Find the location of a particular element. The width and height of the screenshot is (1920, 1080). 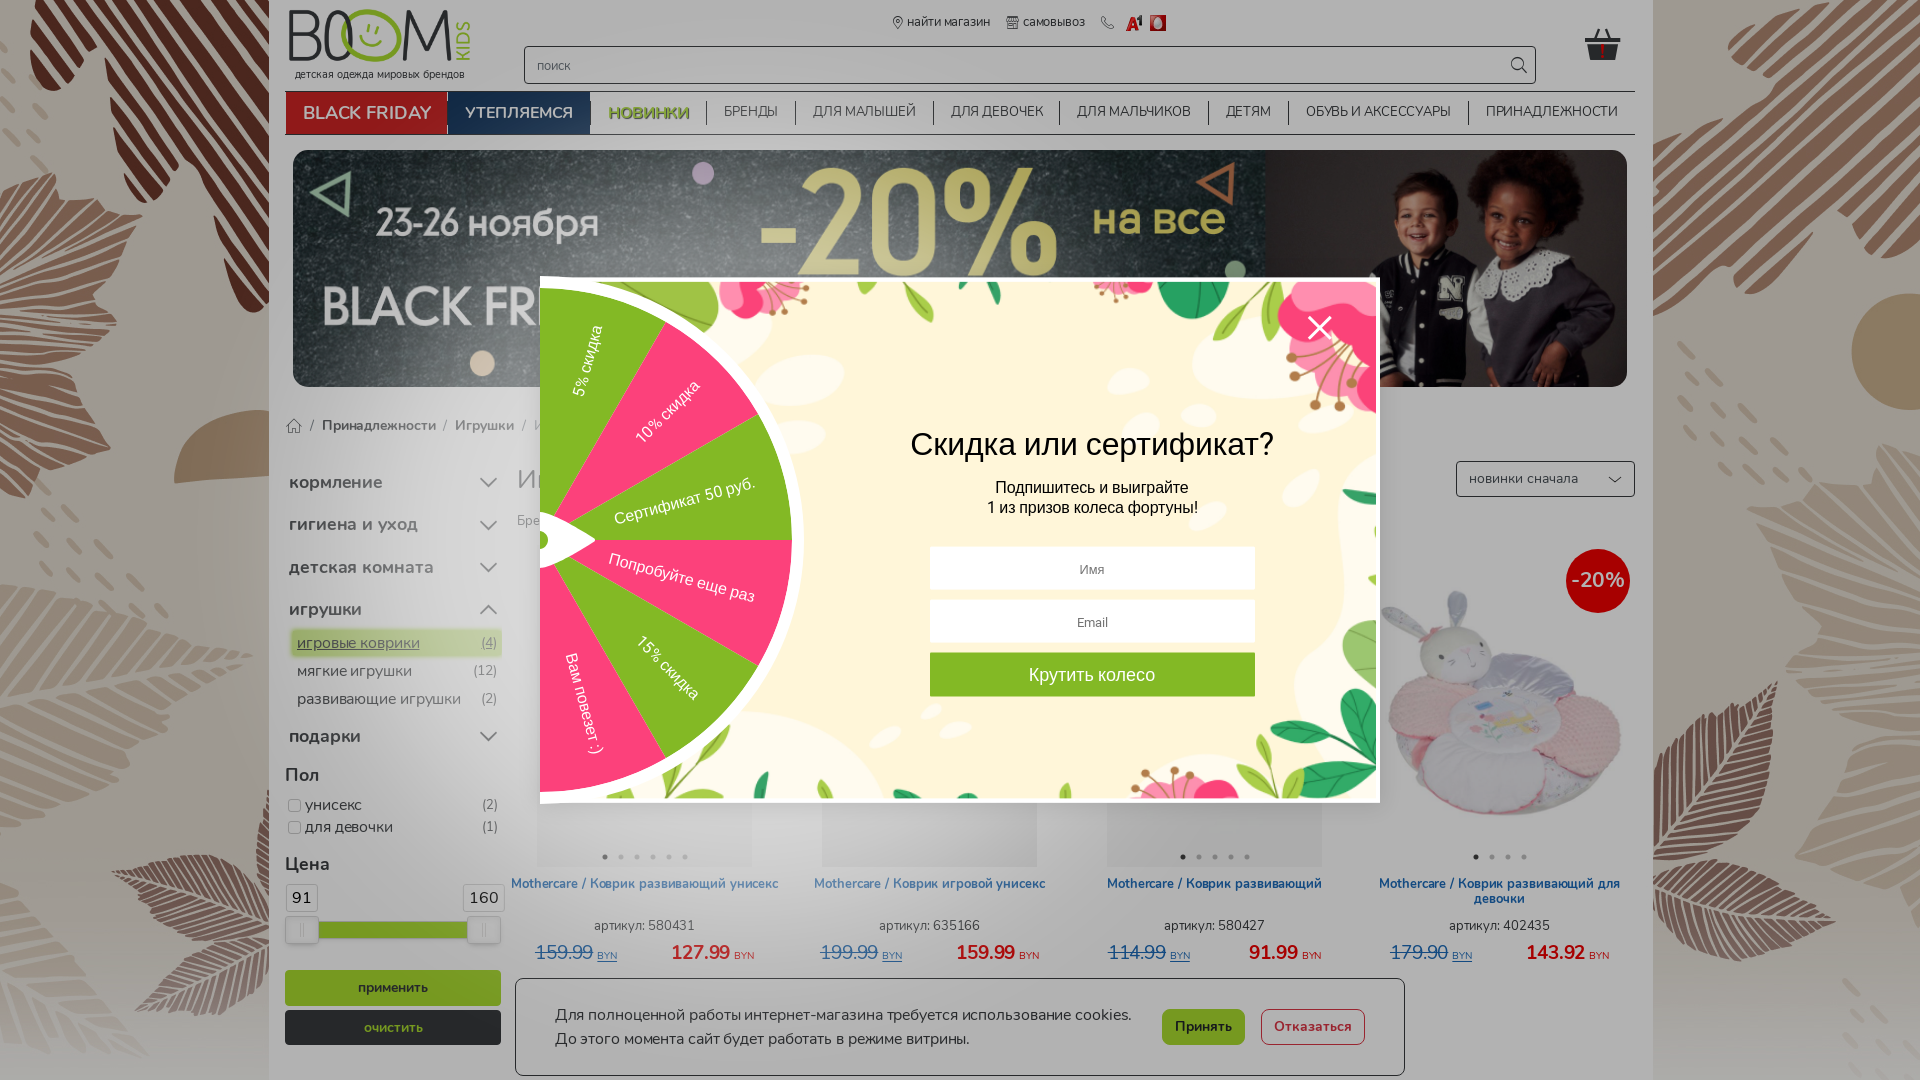

'2' is located at coordinates (1198, 855).